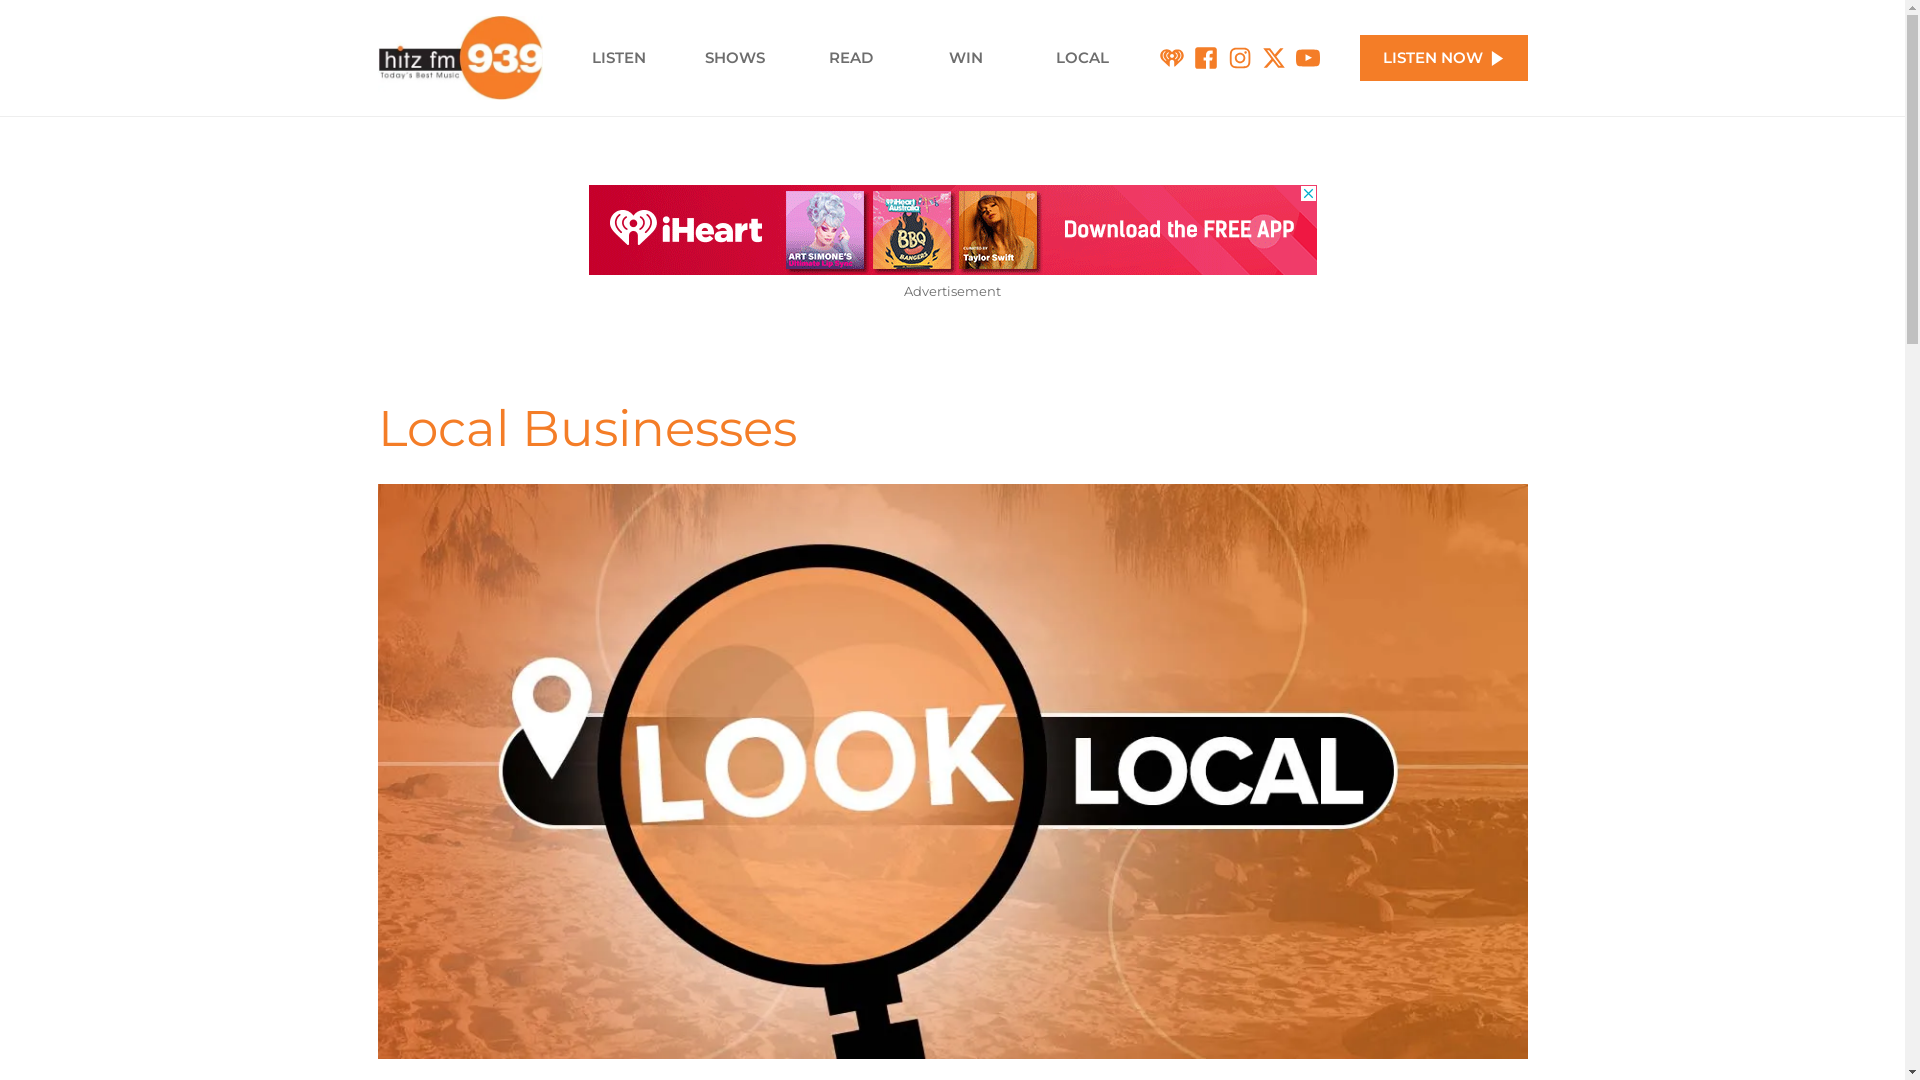  I want to click on 'LOCAL', so click(1023, 56).